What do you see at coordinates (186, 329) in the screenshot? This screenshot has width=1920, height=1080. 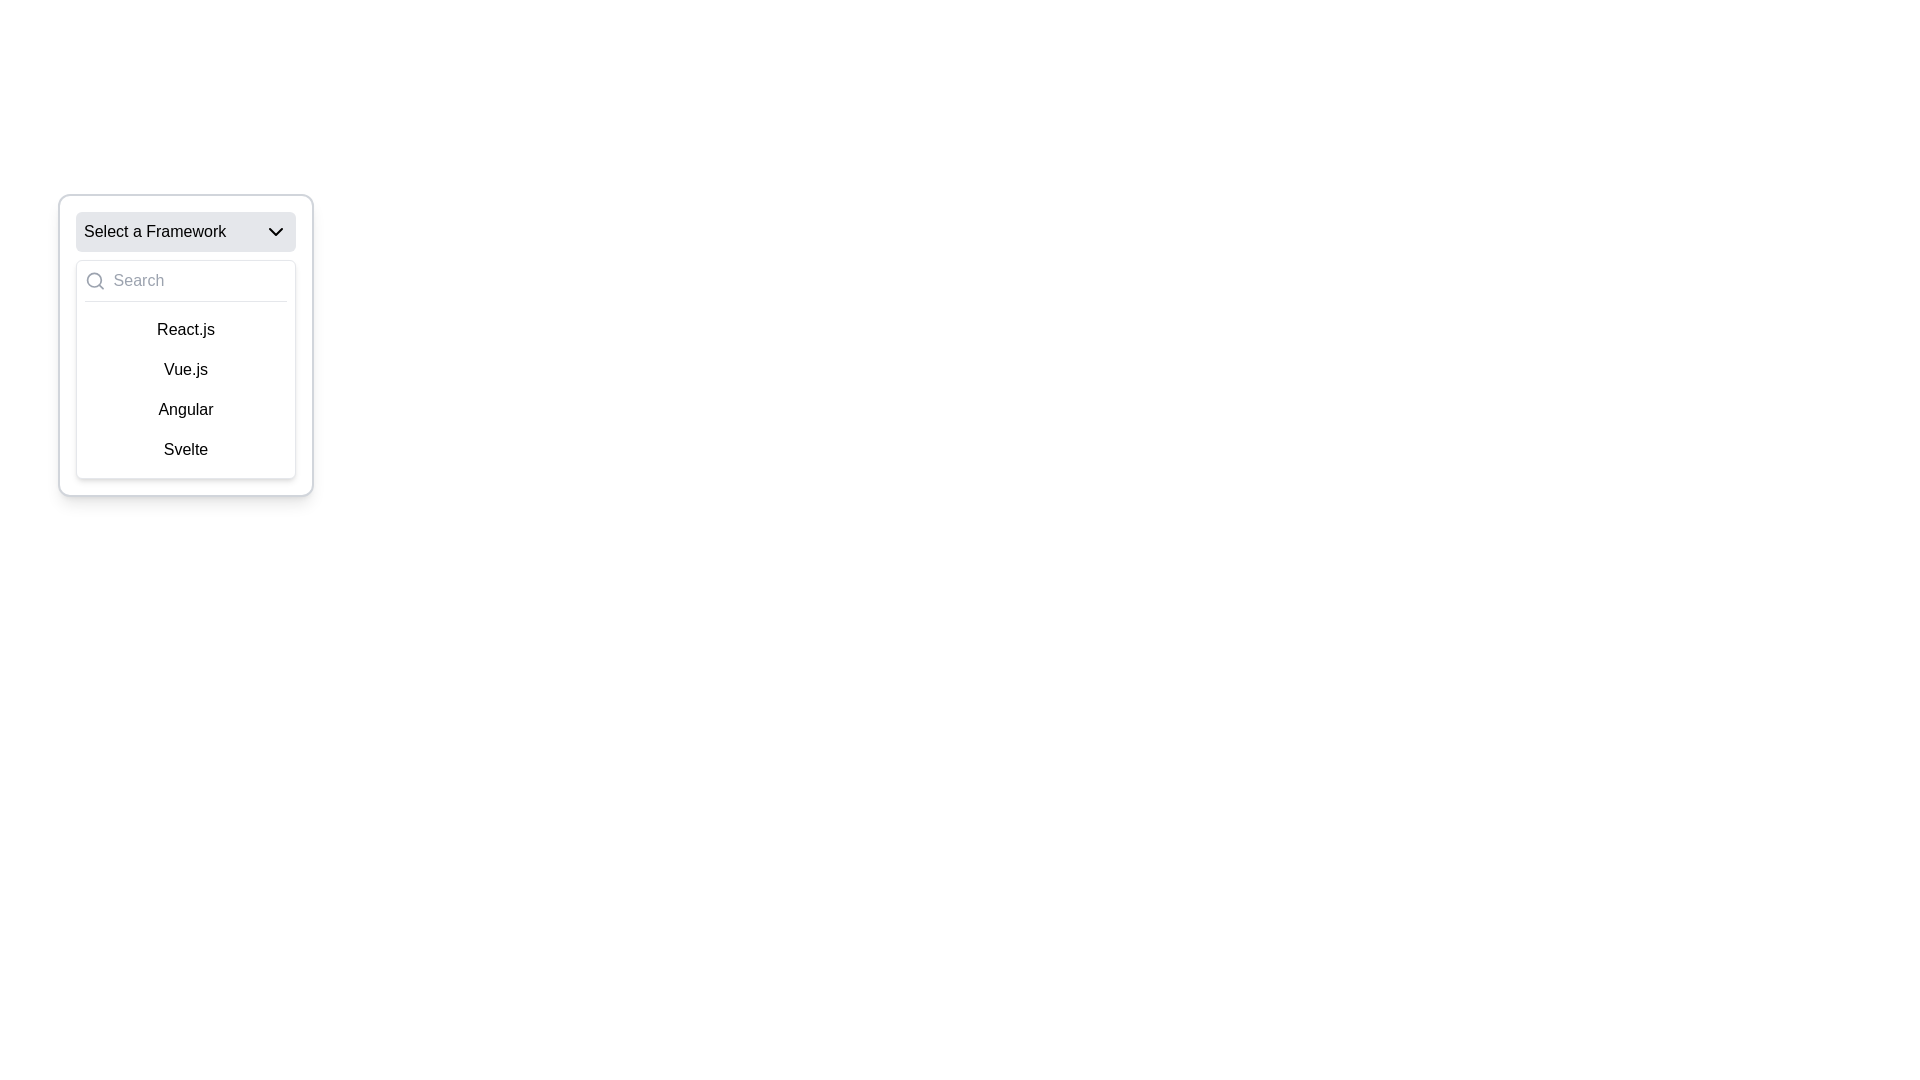 I see `the 'React.js' menu item in the dropdown list under 'Select a Framework'` at bounding box center [186, 329].